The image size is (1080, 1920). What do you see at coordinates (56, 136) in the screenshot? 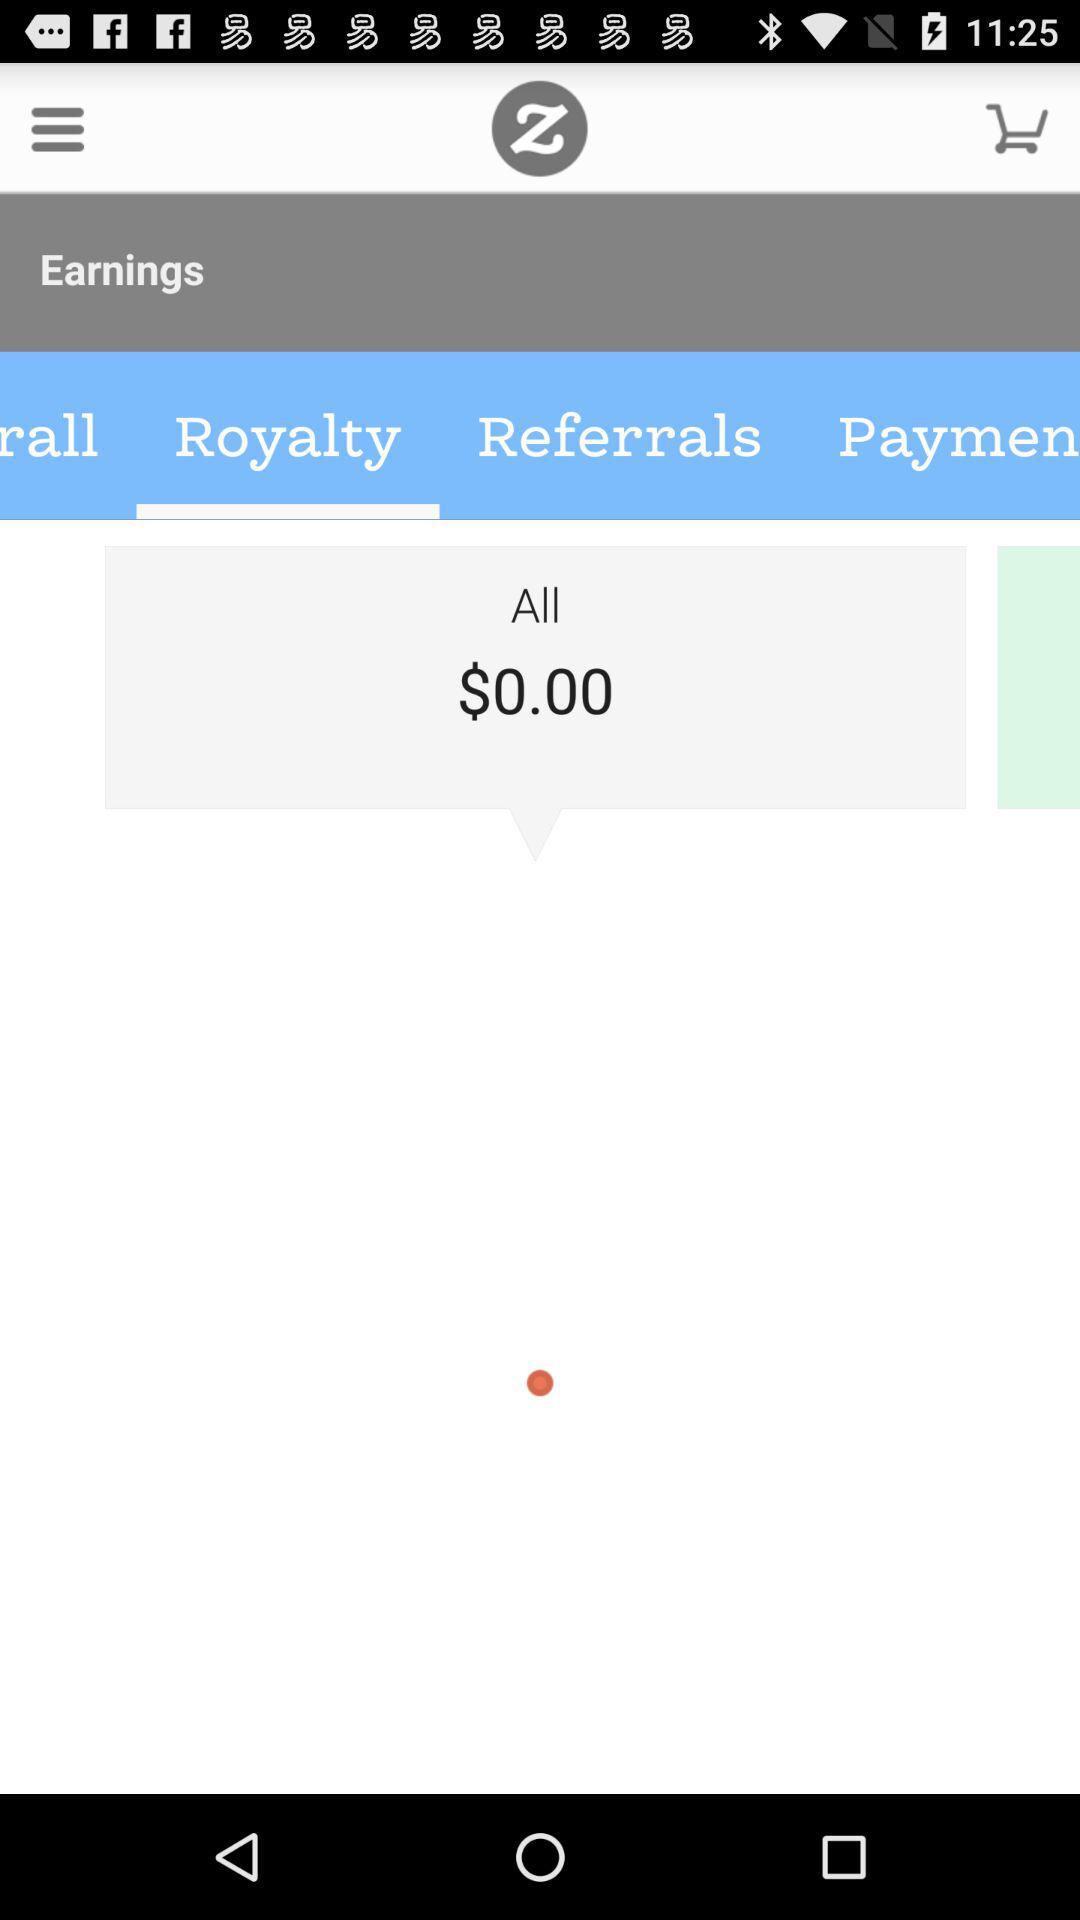
I see `the menu icon` at bounding box center [56, 136].